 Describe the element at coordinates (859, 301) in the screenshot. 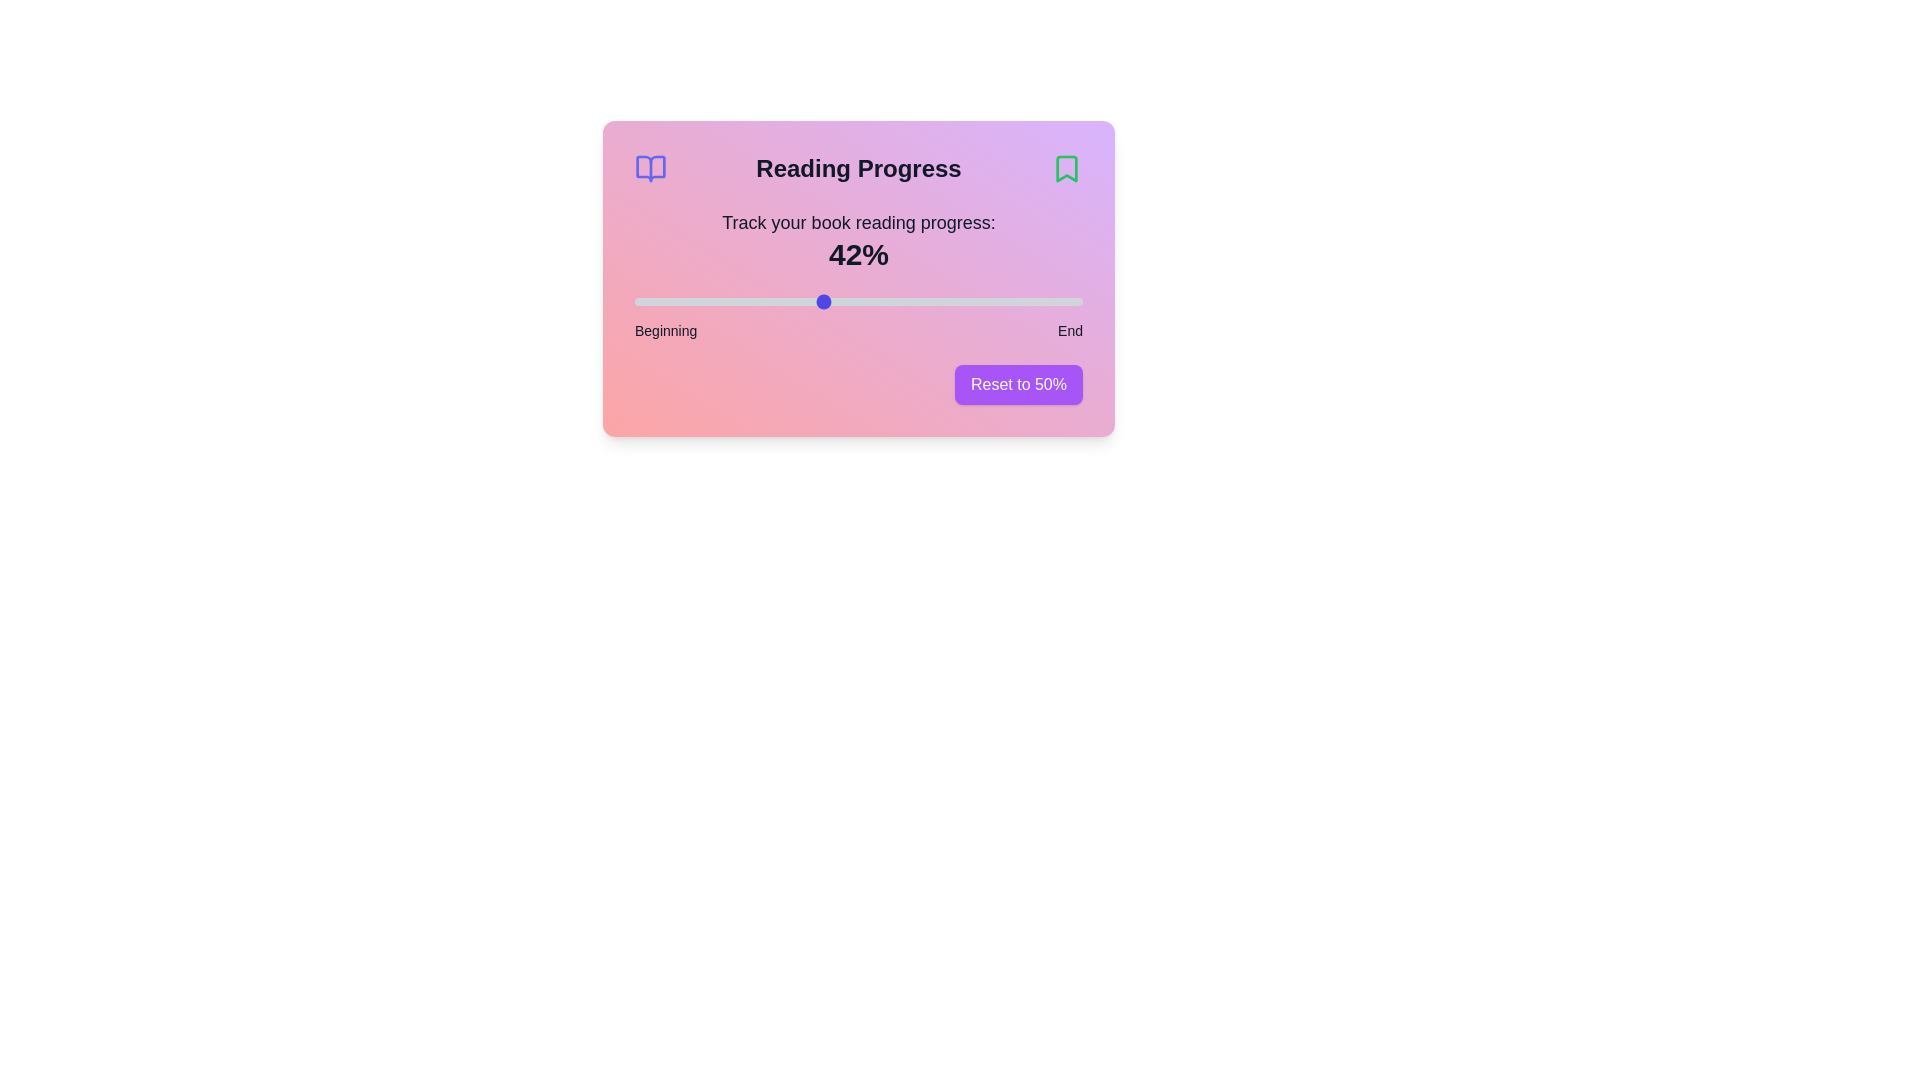

I see `the reading progress slider to 50%` at that location.